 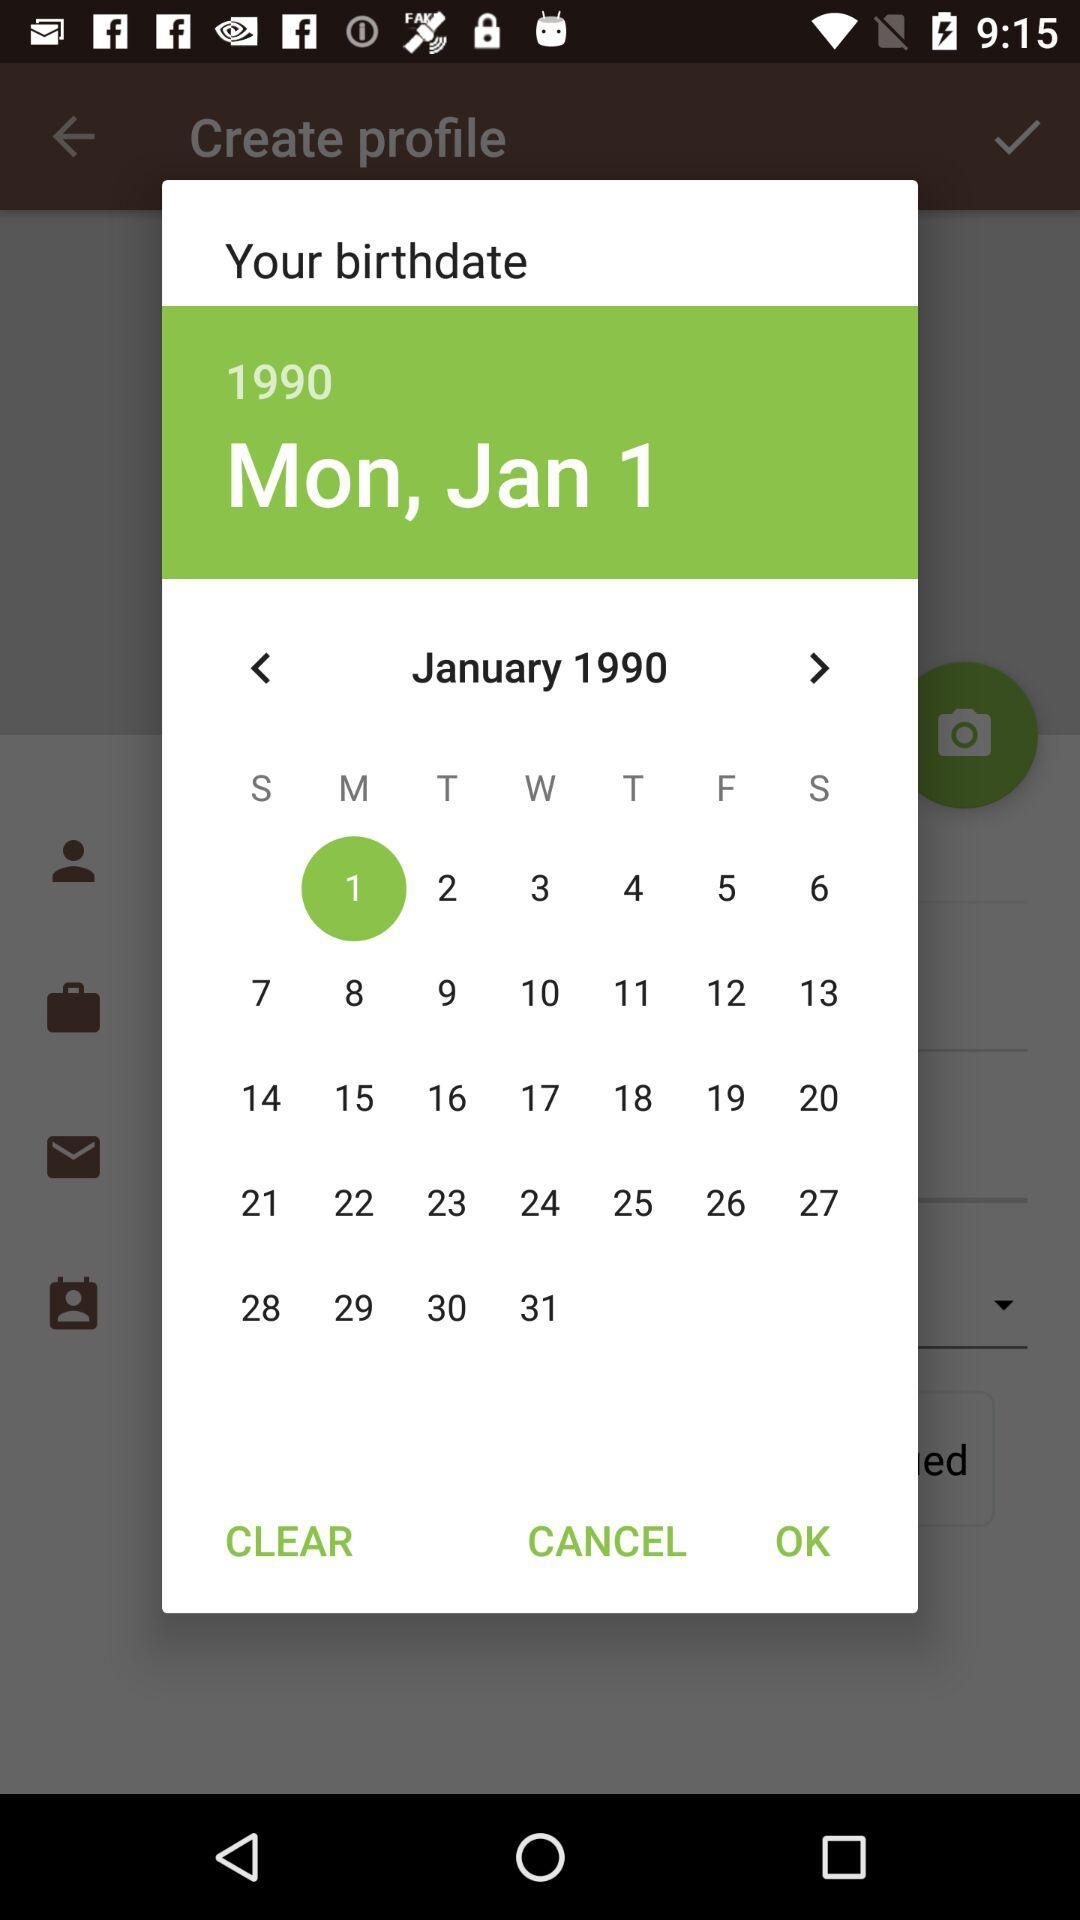 I want to click on the ok item, so click(x=801, y=1538).